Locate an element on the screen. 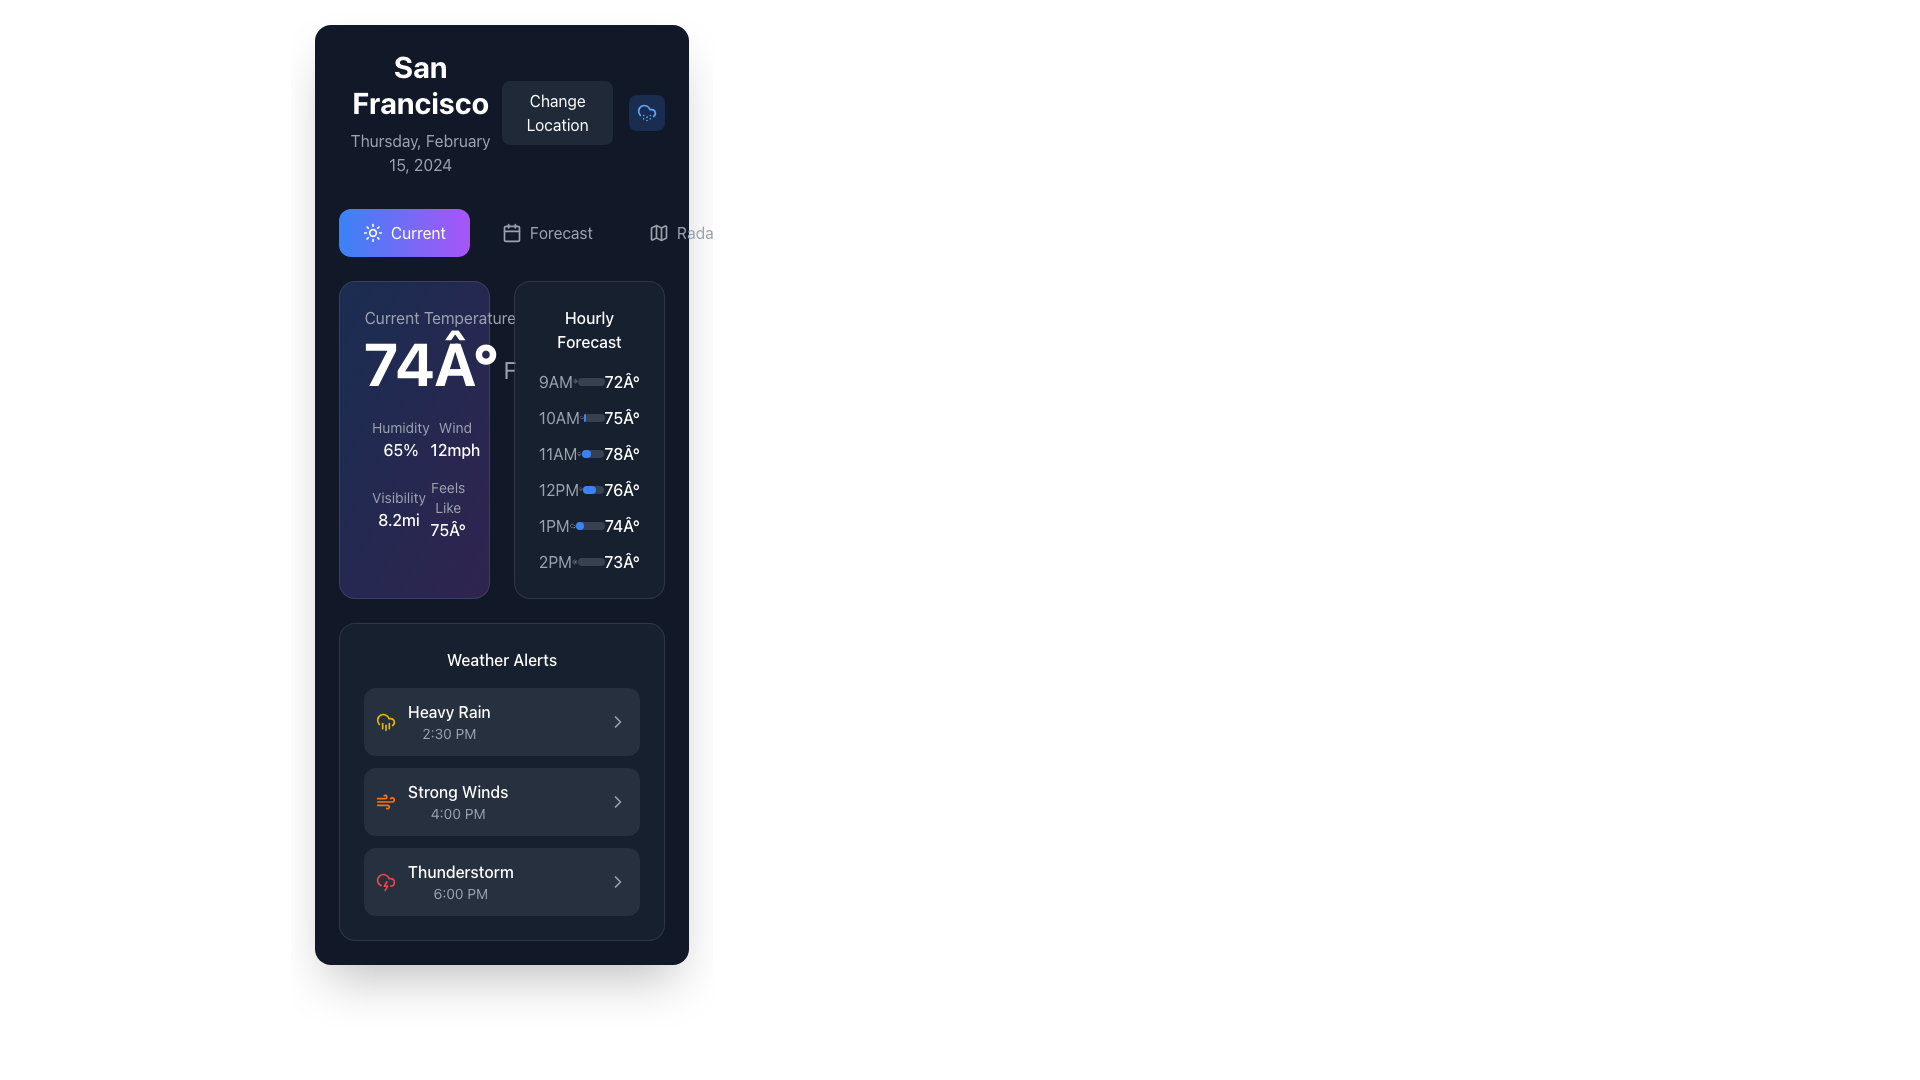  the folded map icon, which is styled in a minimalist outline design and is located to the left of the 'Radar' text link is located at coordinates (658, 231).